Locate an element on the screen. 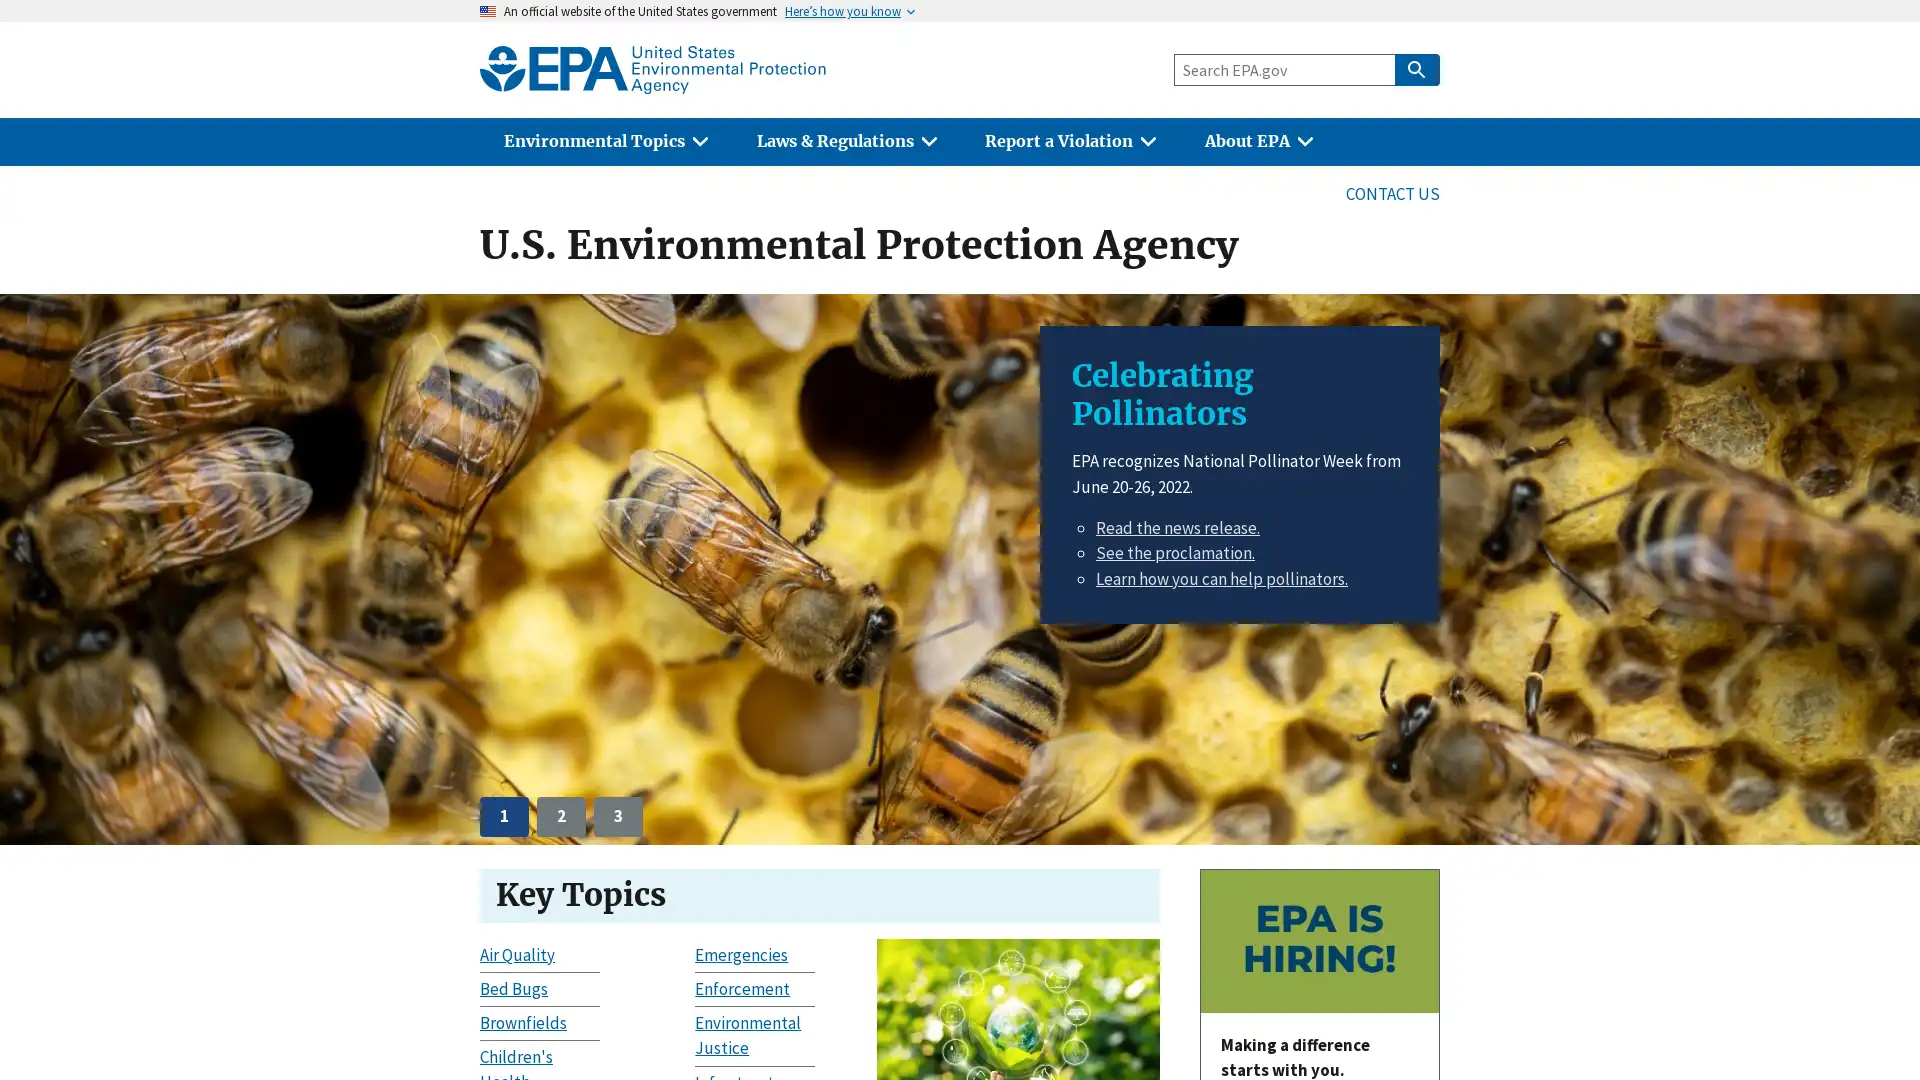 This screenshot has height=1080, width=1920. Report a Violation is located at coordinates (1069, 141).